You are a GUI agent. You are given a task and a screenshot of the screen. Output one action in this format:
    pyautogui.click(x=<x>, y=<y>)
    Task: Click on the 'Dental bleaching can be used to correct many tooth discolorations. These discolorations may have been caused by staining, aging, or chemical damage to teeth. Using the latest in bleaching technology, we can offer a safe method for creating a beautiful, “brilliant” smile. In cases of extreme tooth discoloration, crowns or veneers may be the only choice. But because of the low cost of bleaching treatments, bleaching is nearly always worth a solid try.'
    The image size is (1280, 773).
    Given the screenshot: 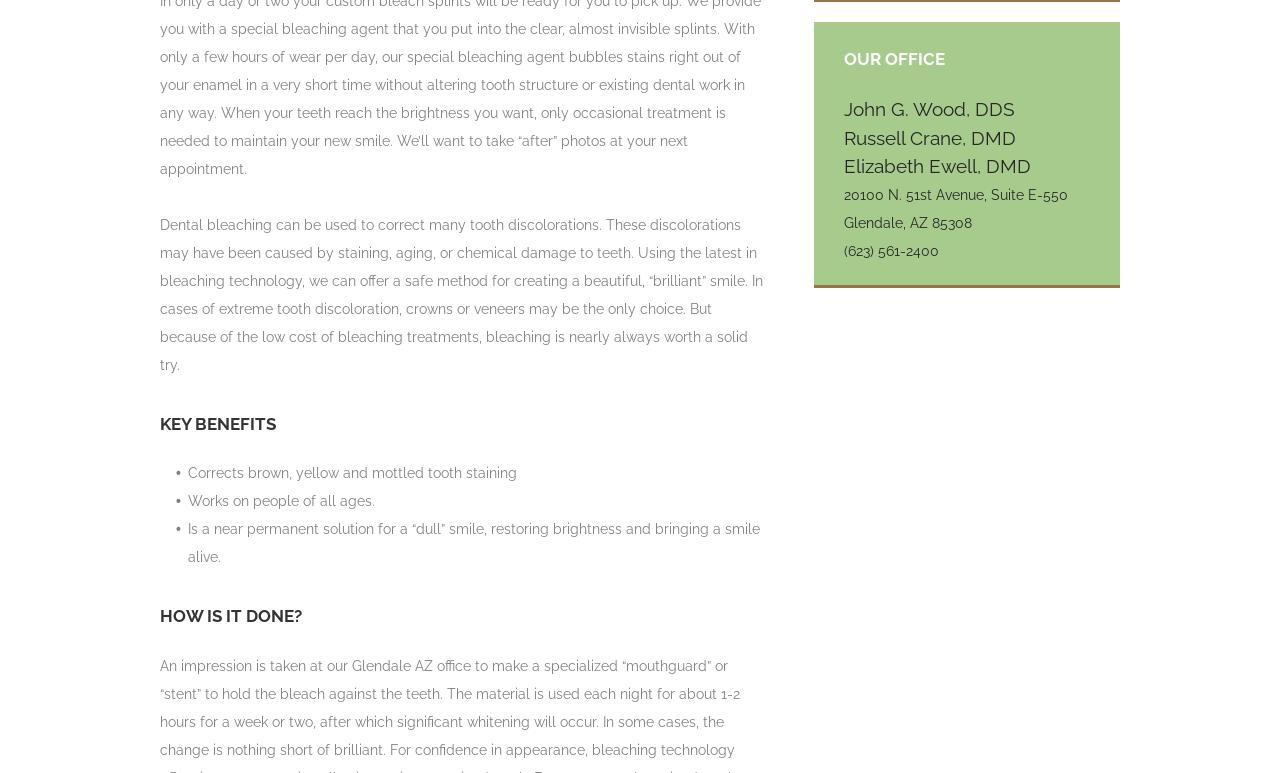 What is the action you would take?
    pyautogui.click(x=460, y=294)
    